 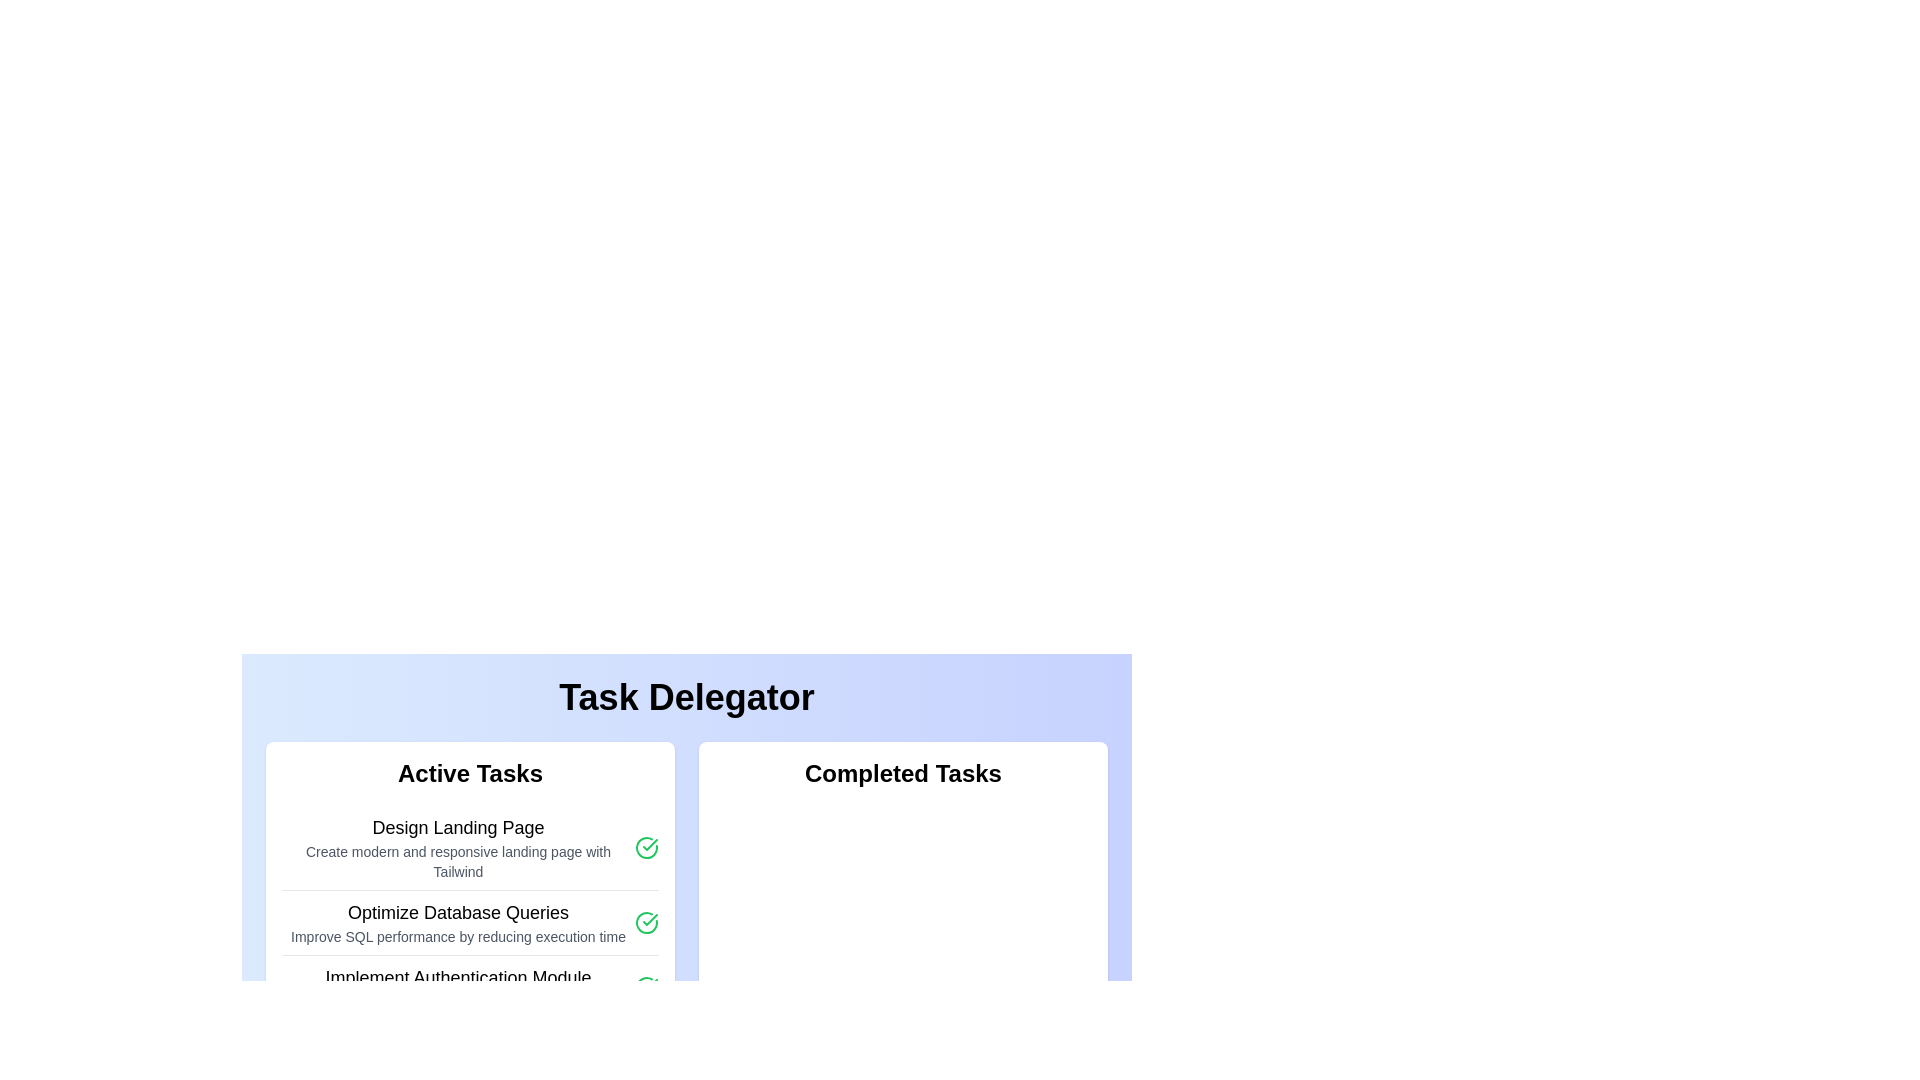 I want to click on the green circular vector graphic that is part of the checkmark design indicating a completed action, located within the 'Active Tasks' section next to the 'Optimize Database Queries' text area, so click(x=647, y=848).